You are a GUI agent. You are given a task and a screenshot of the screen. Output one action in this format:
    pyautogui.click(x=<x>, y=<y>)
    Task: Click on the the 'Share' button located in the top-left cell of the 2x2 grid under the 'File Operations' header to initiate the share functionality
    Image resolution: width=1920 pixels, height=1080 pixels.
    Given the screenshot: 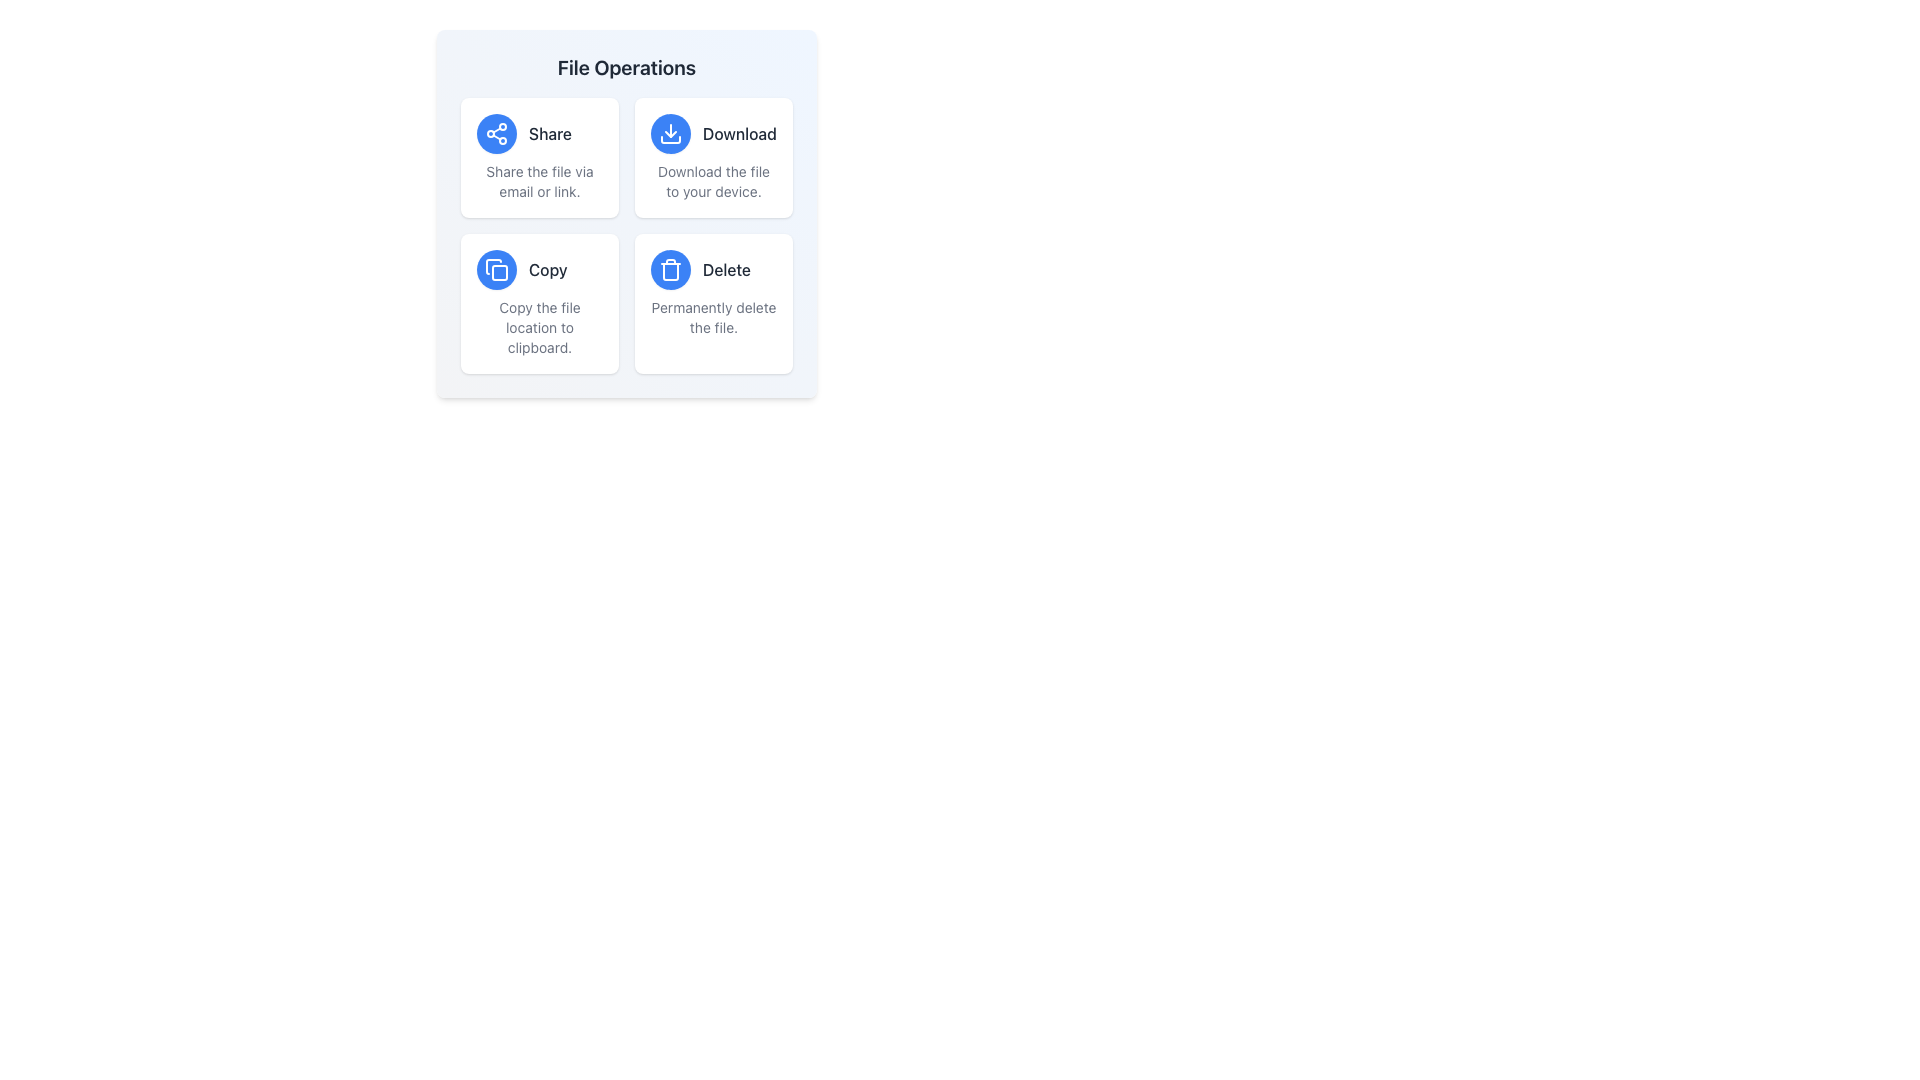 What is the action you would take?
    pyautogui.click(x=539, y=134)
    